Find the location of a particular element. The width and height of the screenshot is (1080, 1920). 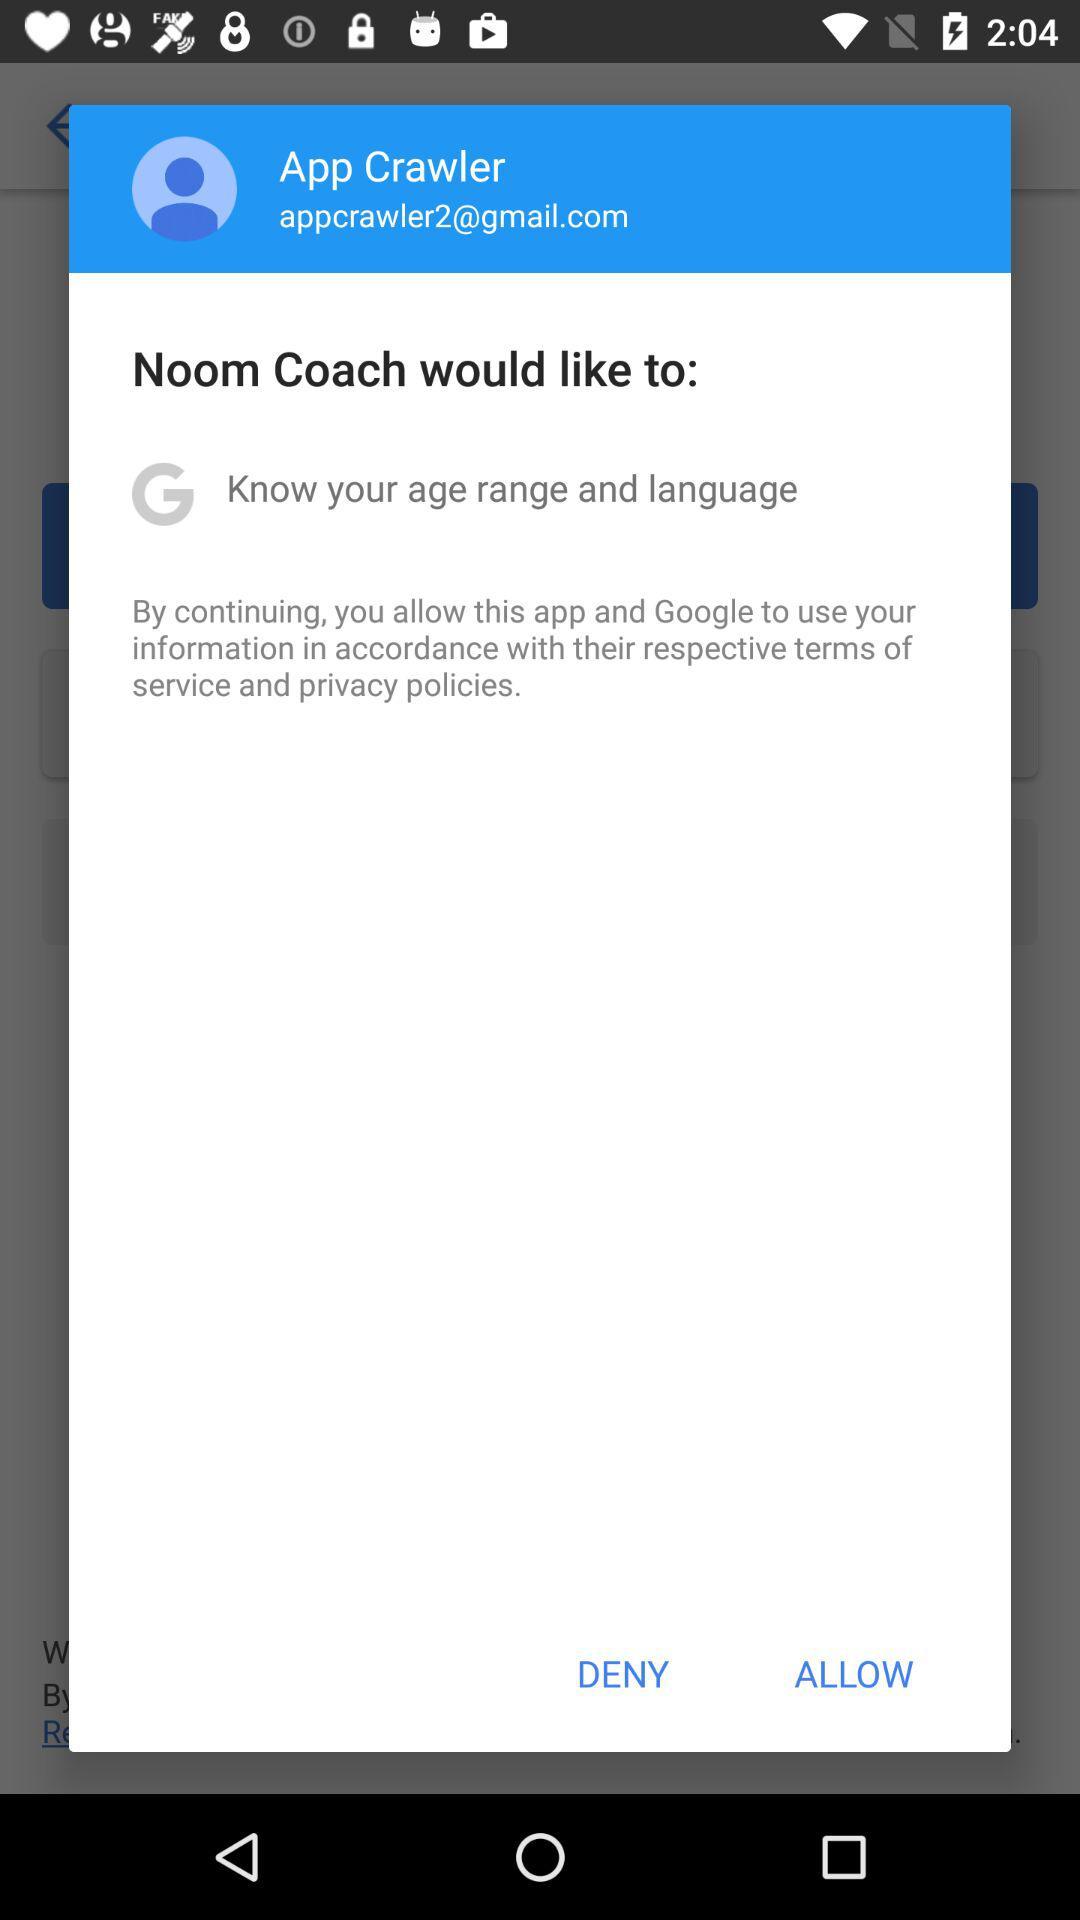

the app above the noom coach would app is located at coordinates (184, 188).